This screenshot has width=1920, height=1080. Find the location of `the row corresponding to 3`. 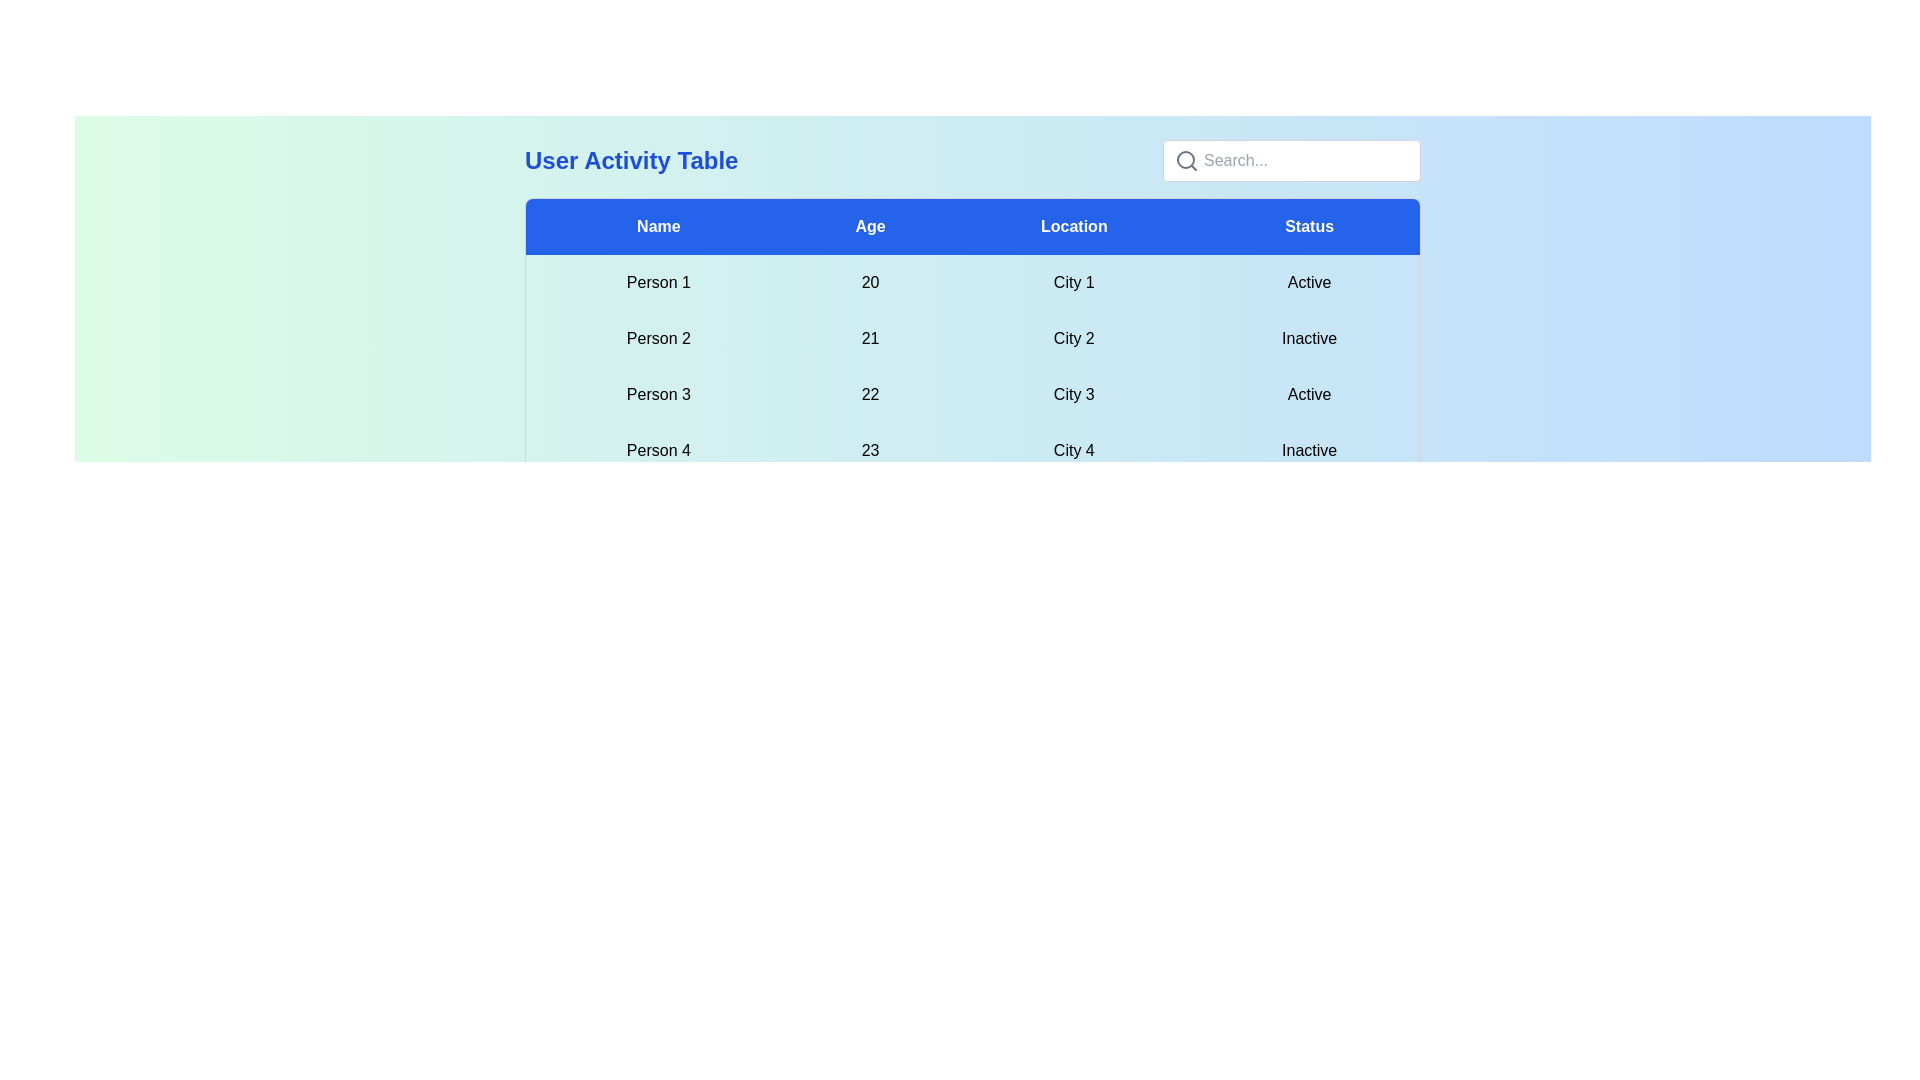

the row corresponding to 3 is located at coordinates (973, 394).